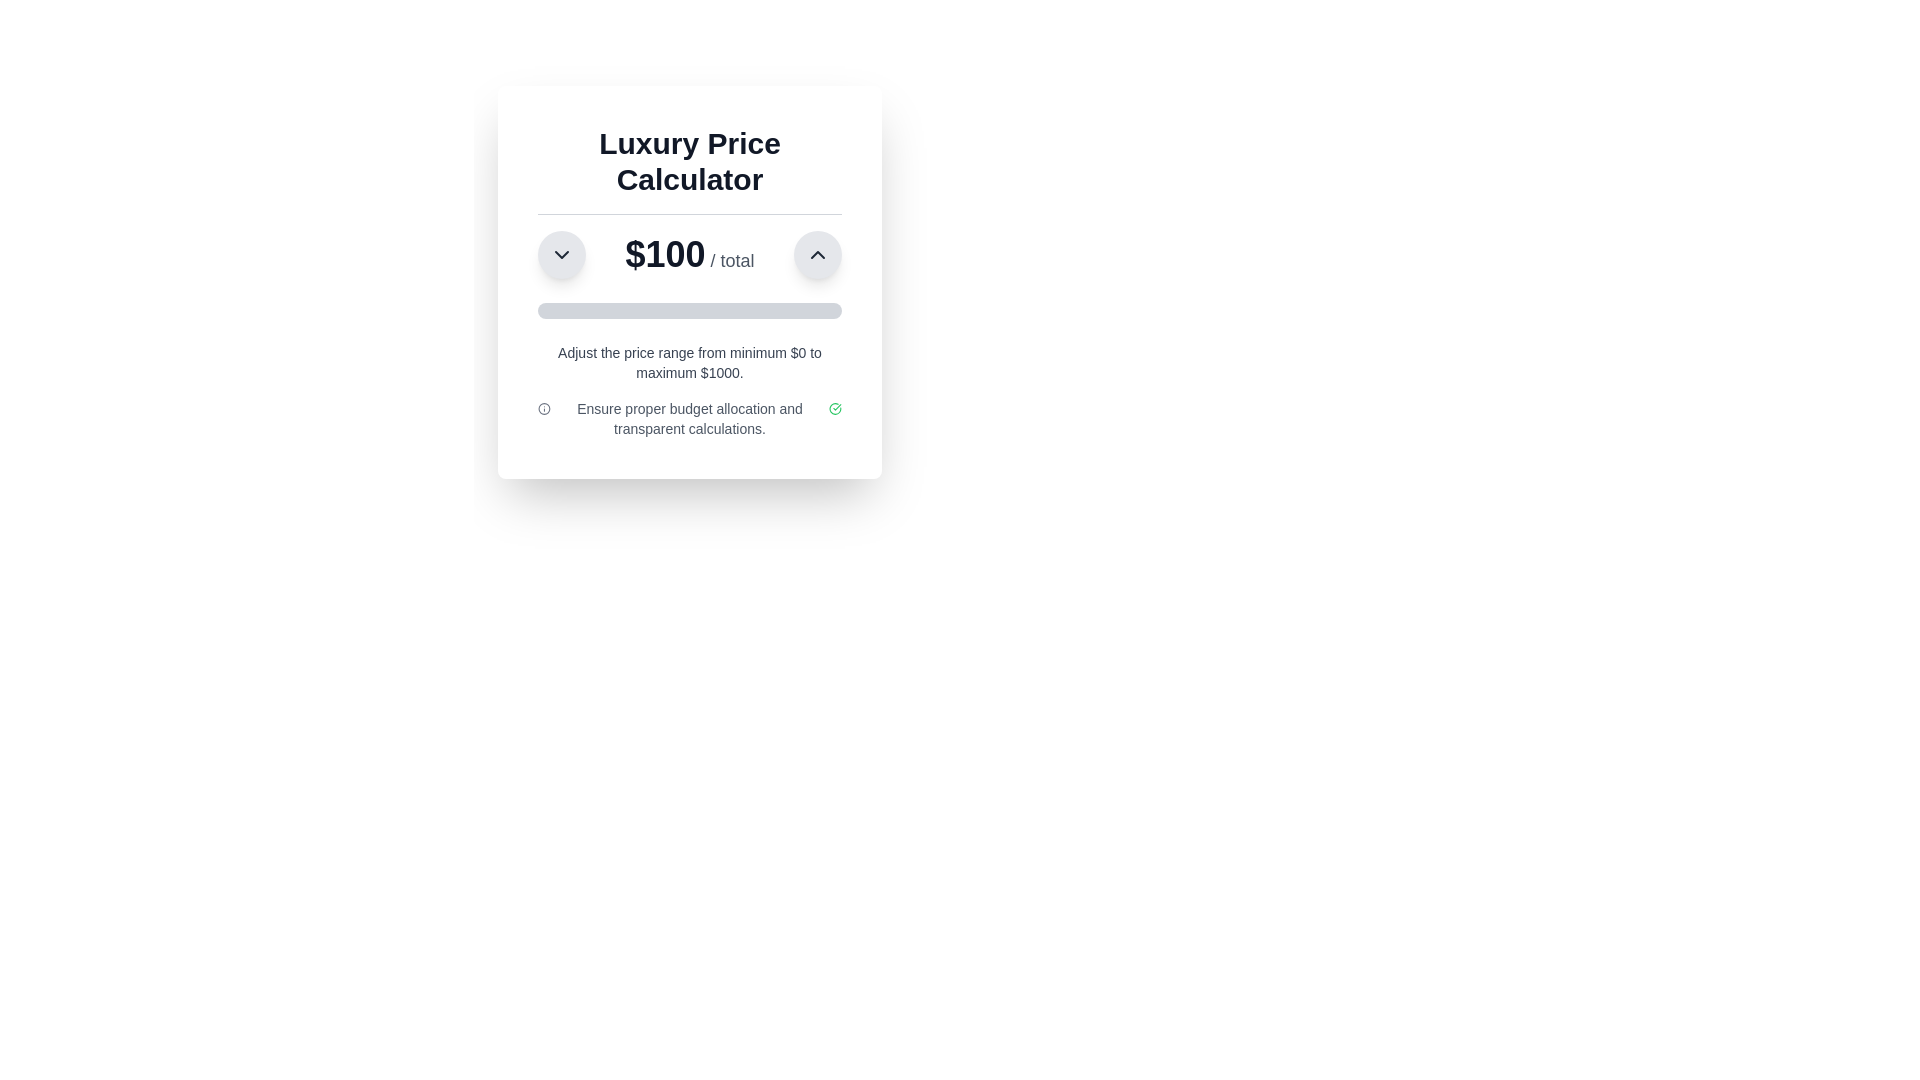 Image resolution: width=1920 pixels, height=1080 pixels. I want to click on the text label reading '/ total', which is styled in light gray and located to the right of the '$100' text in the lower section of a larger bolded text block, so click(728, 260).